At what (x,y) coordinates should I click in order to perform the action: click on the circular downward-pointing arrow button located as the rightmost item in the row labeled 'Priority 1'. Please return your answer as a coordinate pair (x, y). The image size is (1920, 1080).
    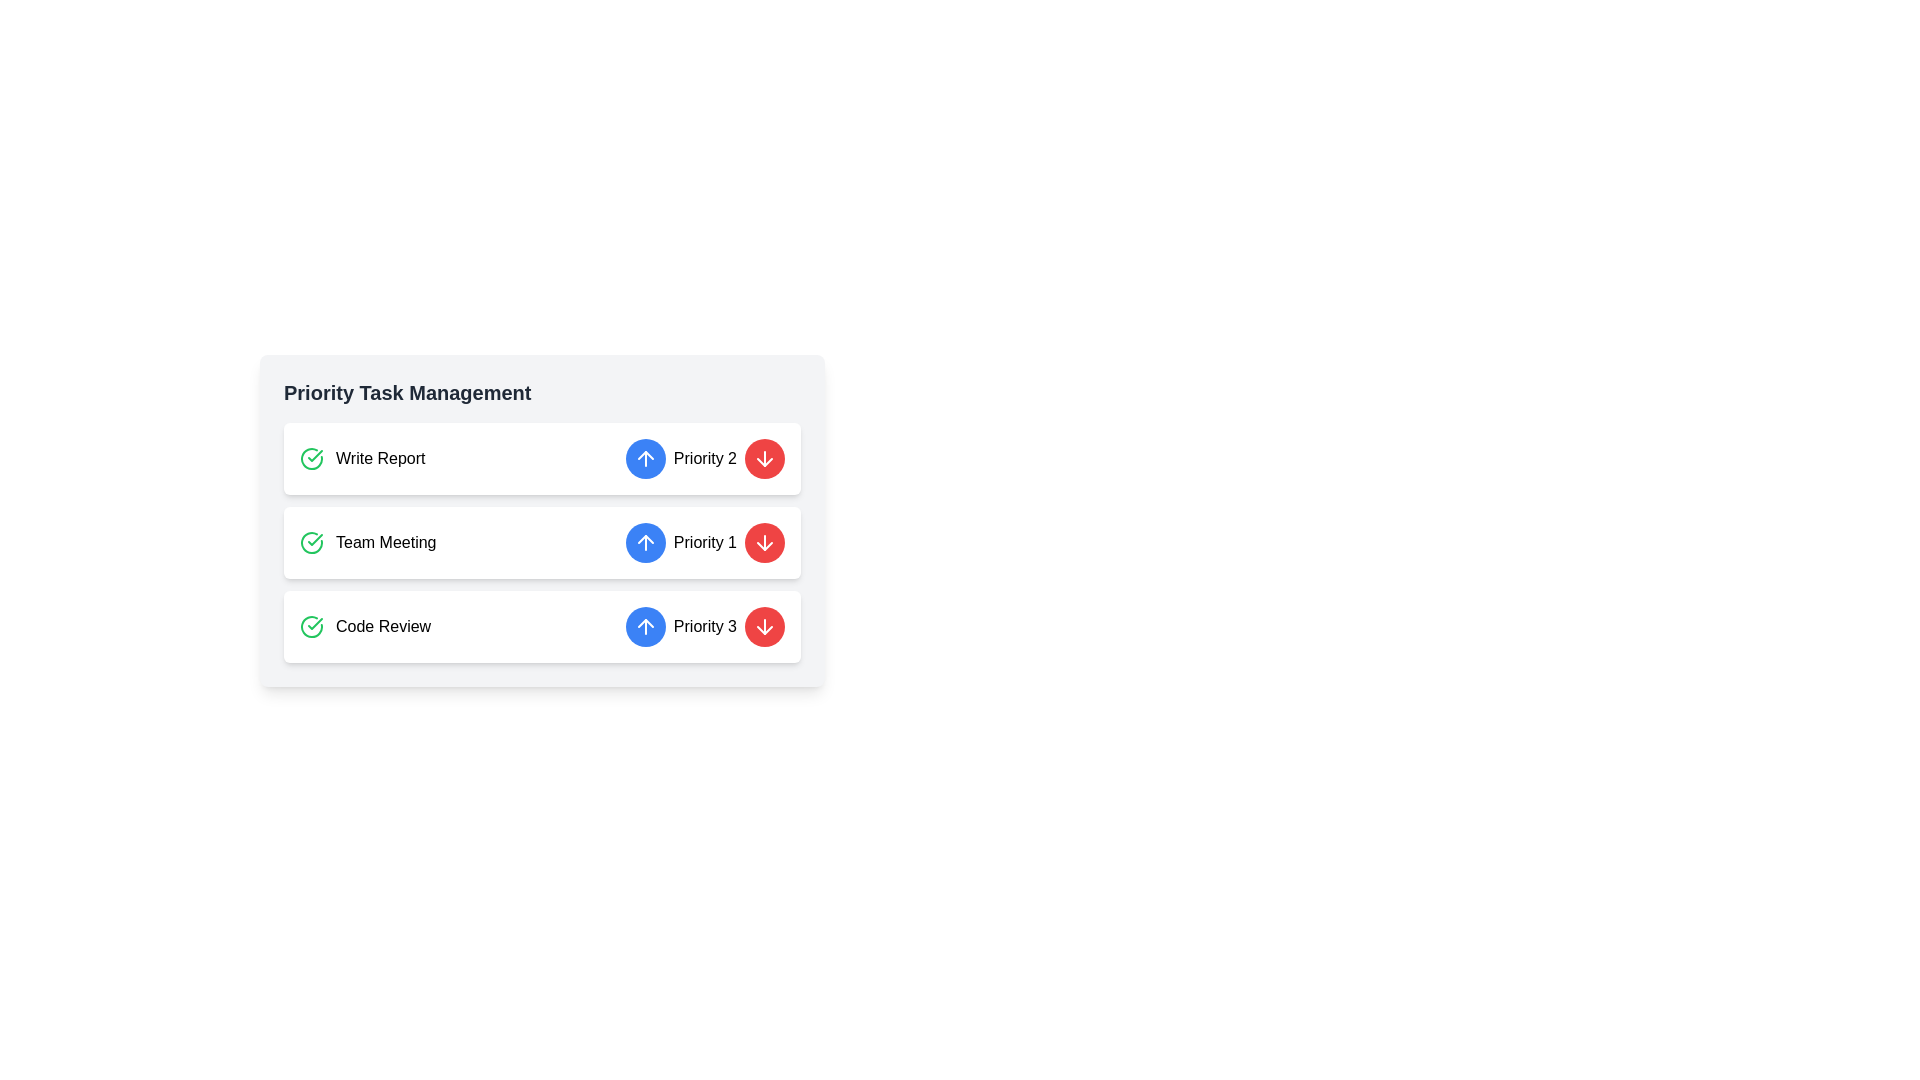
    Looking at the image, I should click on (763, 543).